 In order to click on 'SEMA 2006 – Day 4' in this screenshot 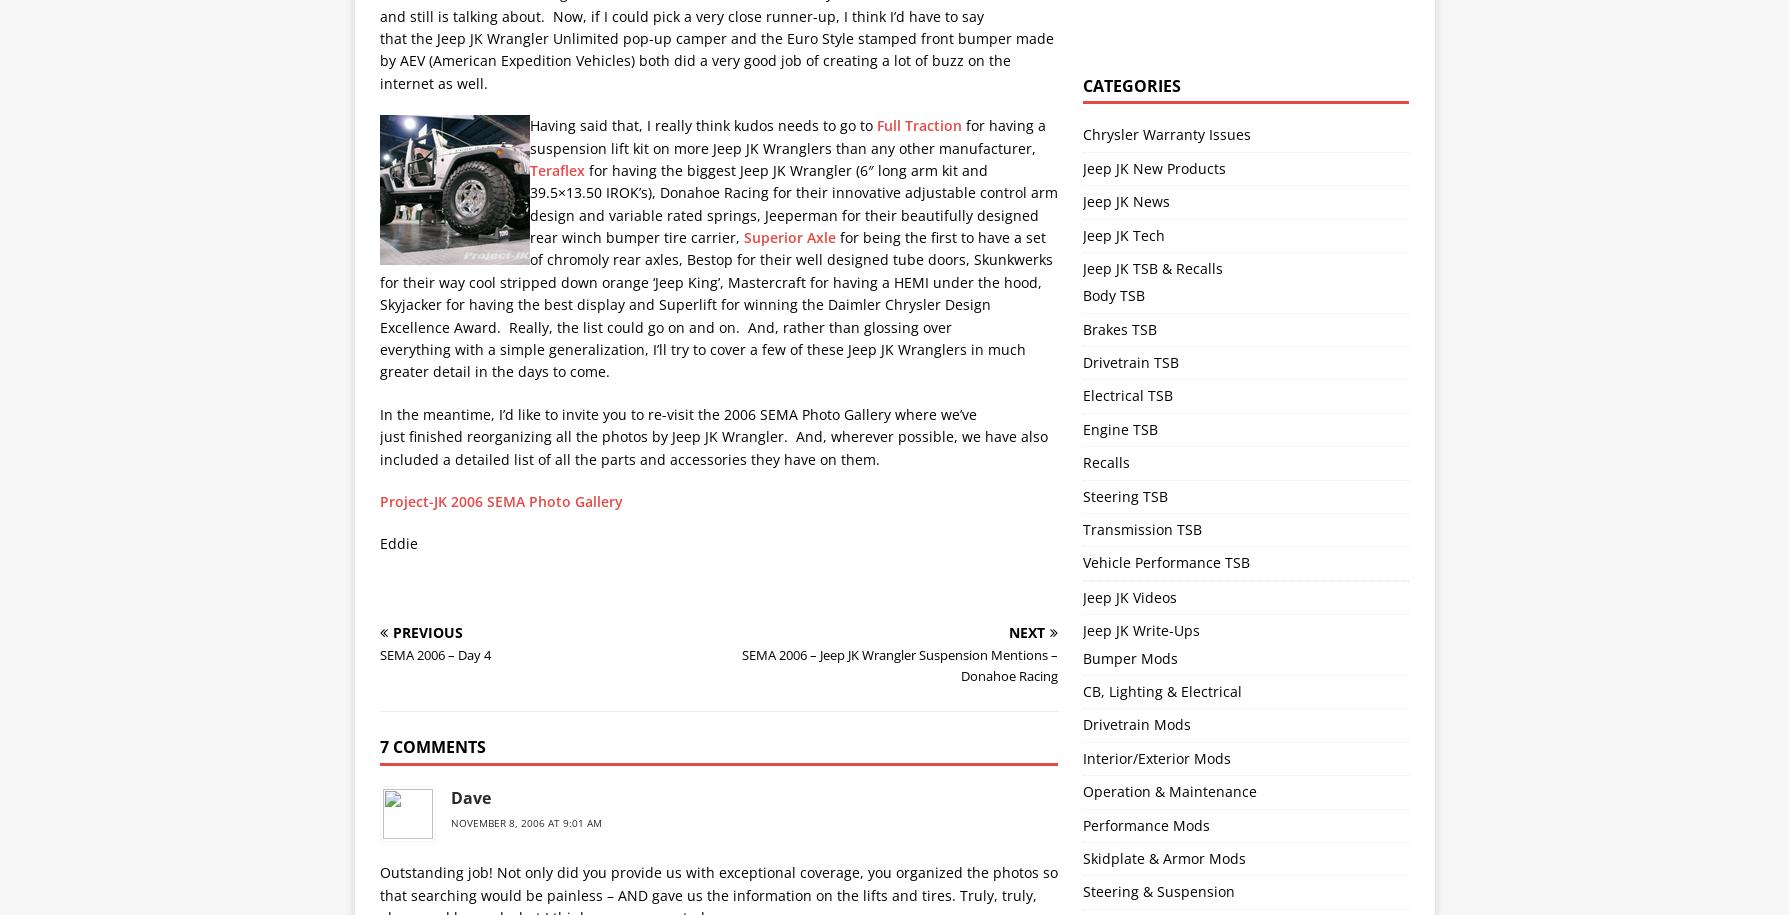, I will do `click(433, 654)`.